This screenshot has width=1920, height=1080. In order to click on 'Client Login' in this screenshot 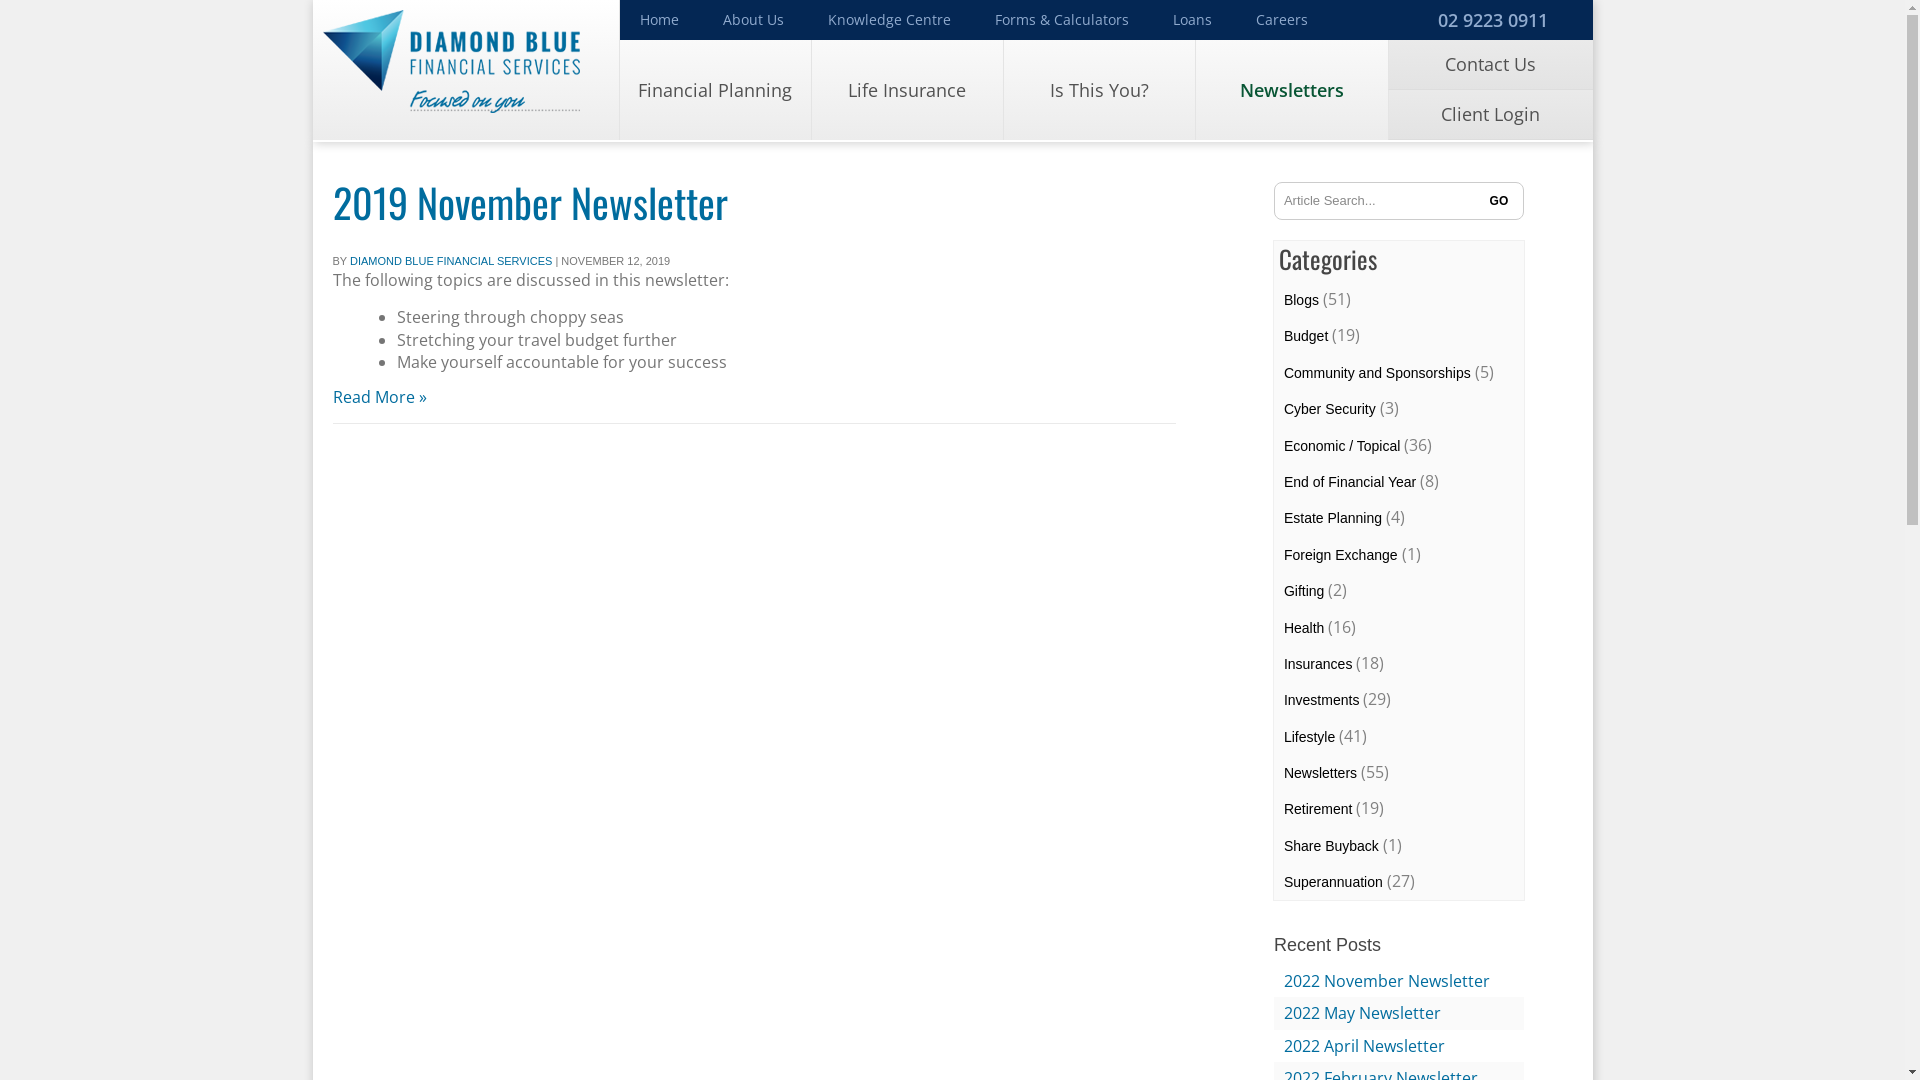, I will do `click(1490, 115)`.